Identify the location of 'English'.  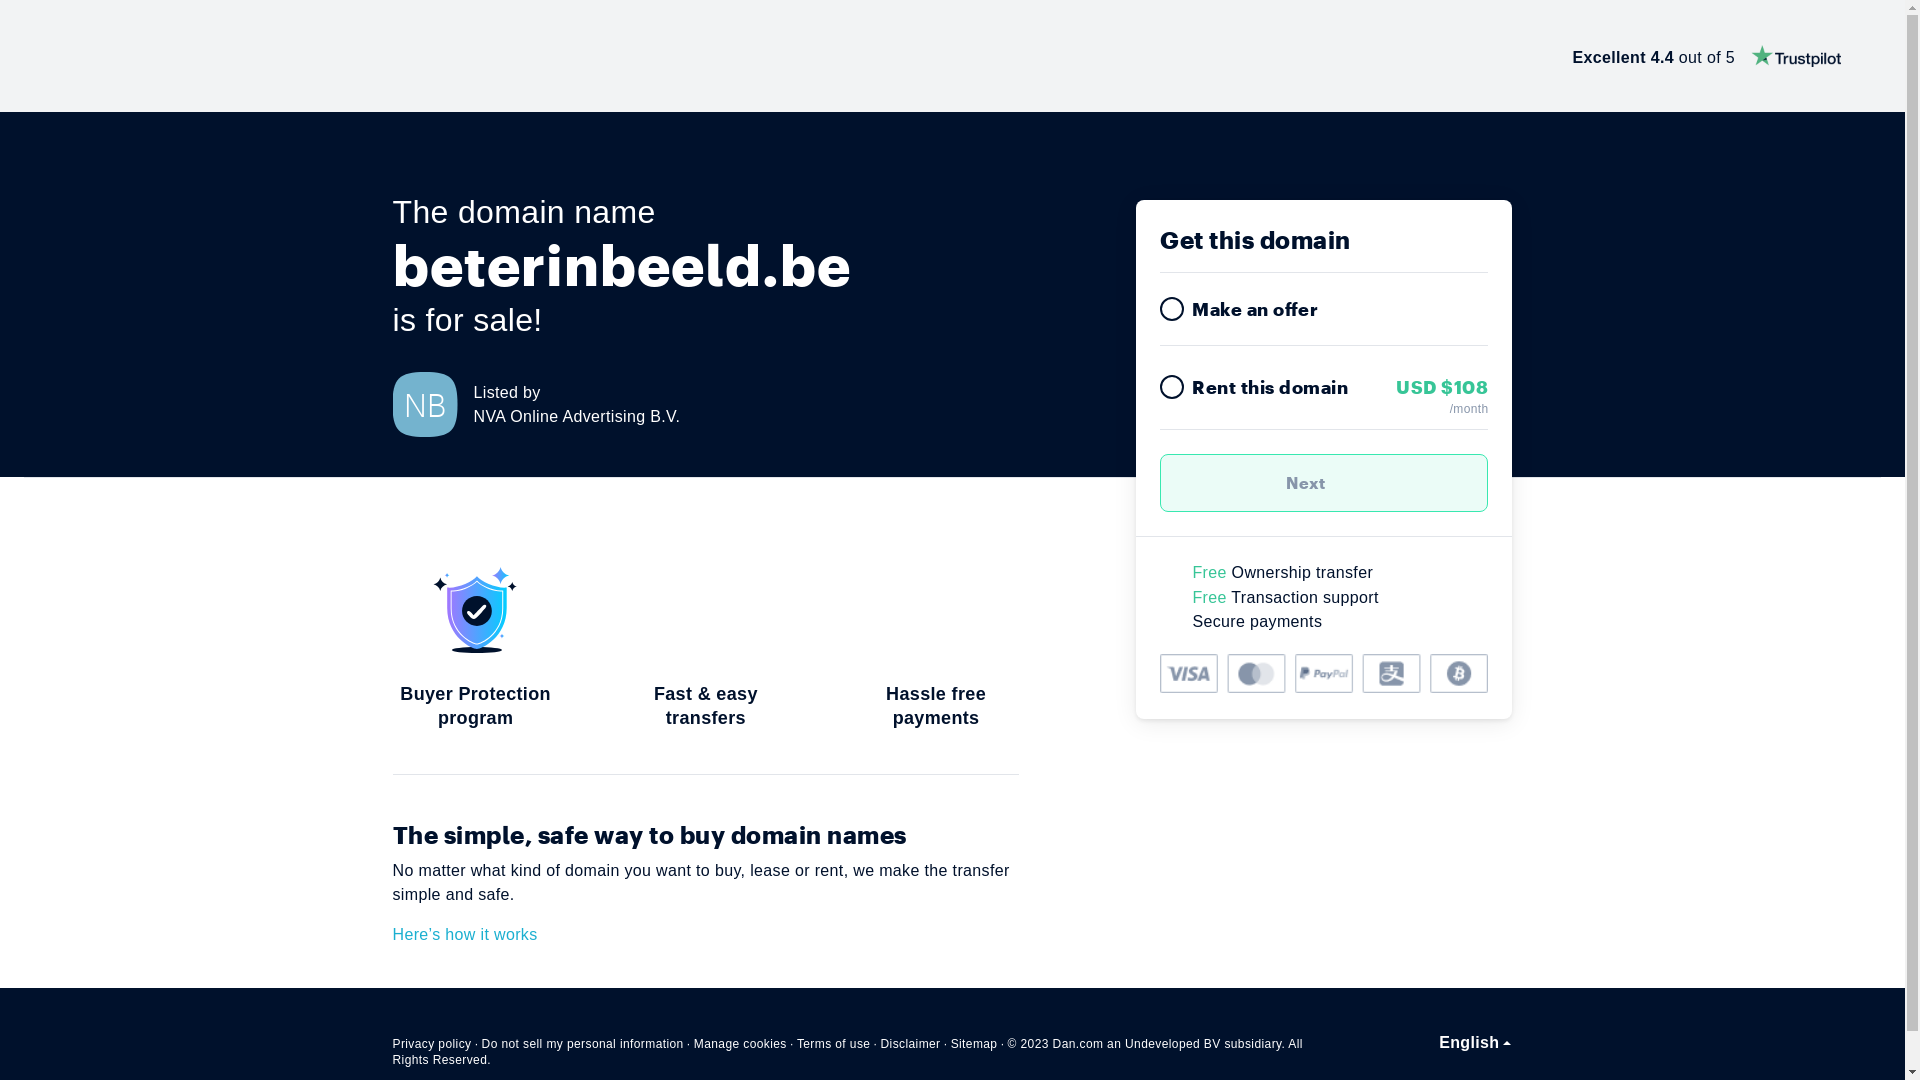
(1437, 1041).